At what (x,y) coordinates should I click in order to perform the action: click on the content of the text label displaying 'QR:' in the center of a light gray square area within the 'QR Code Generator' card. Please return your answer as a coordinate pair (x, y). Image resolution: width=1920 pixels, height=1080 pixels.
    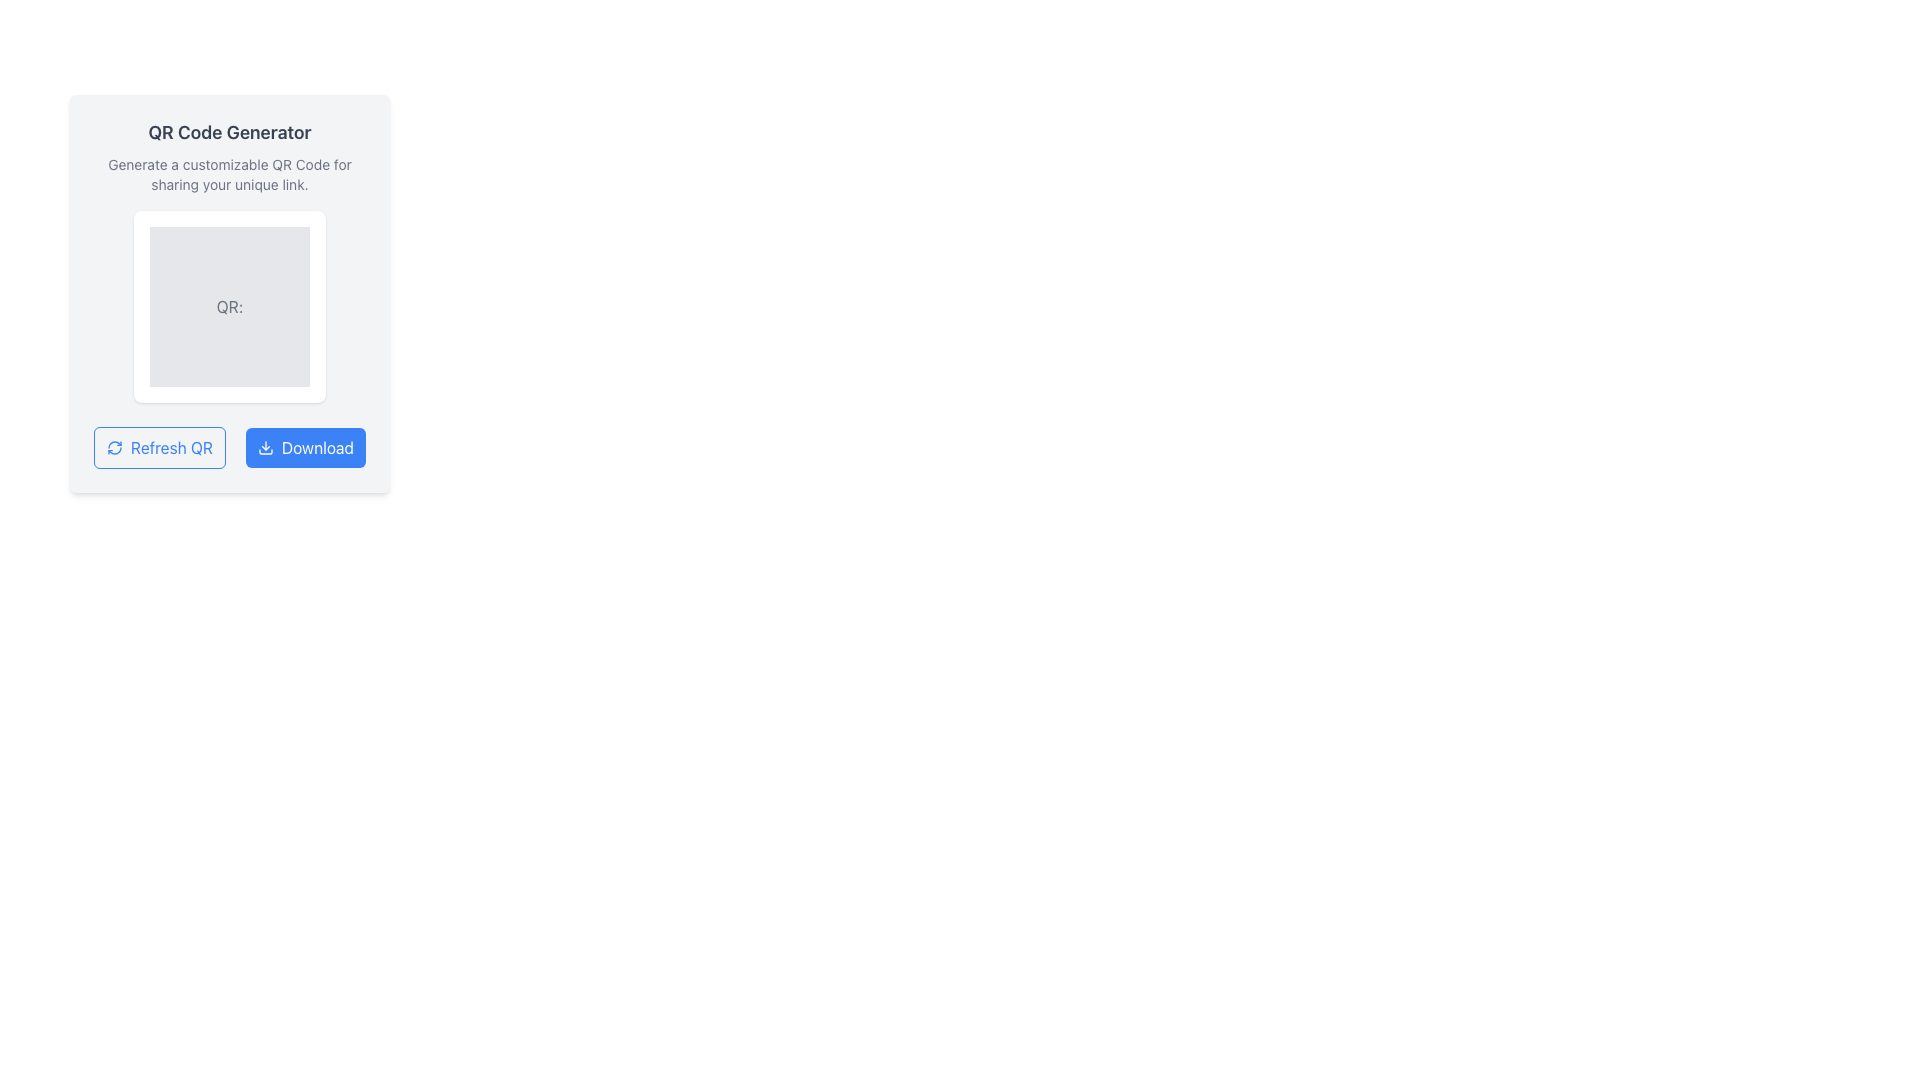
    Looking at the image, I should click on (230, 307).